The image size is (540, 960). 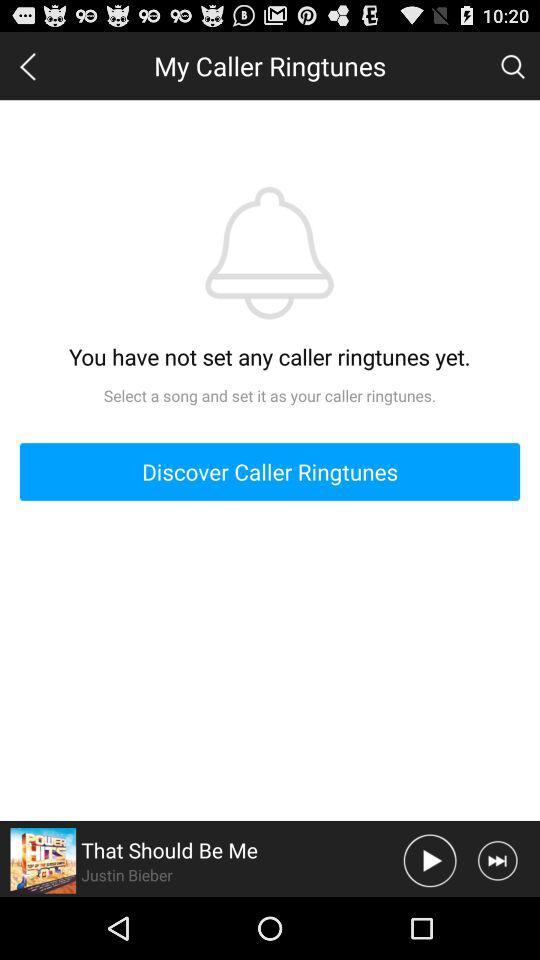 What do you see at coordinates (429, 921) in the screenshot?
I see `the play icon` at bounding box center [429, 921].